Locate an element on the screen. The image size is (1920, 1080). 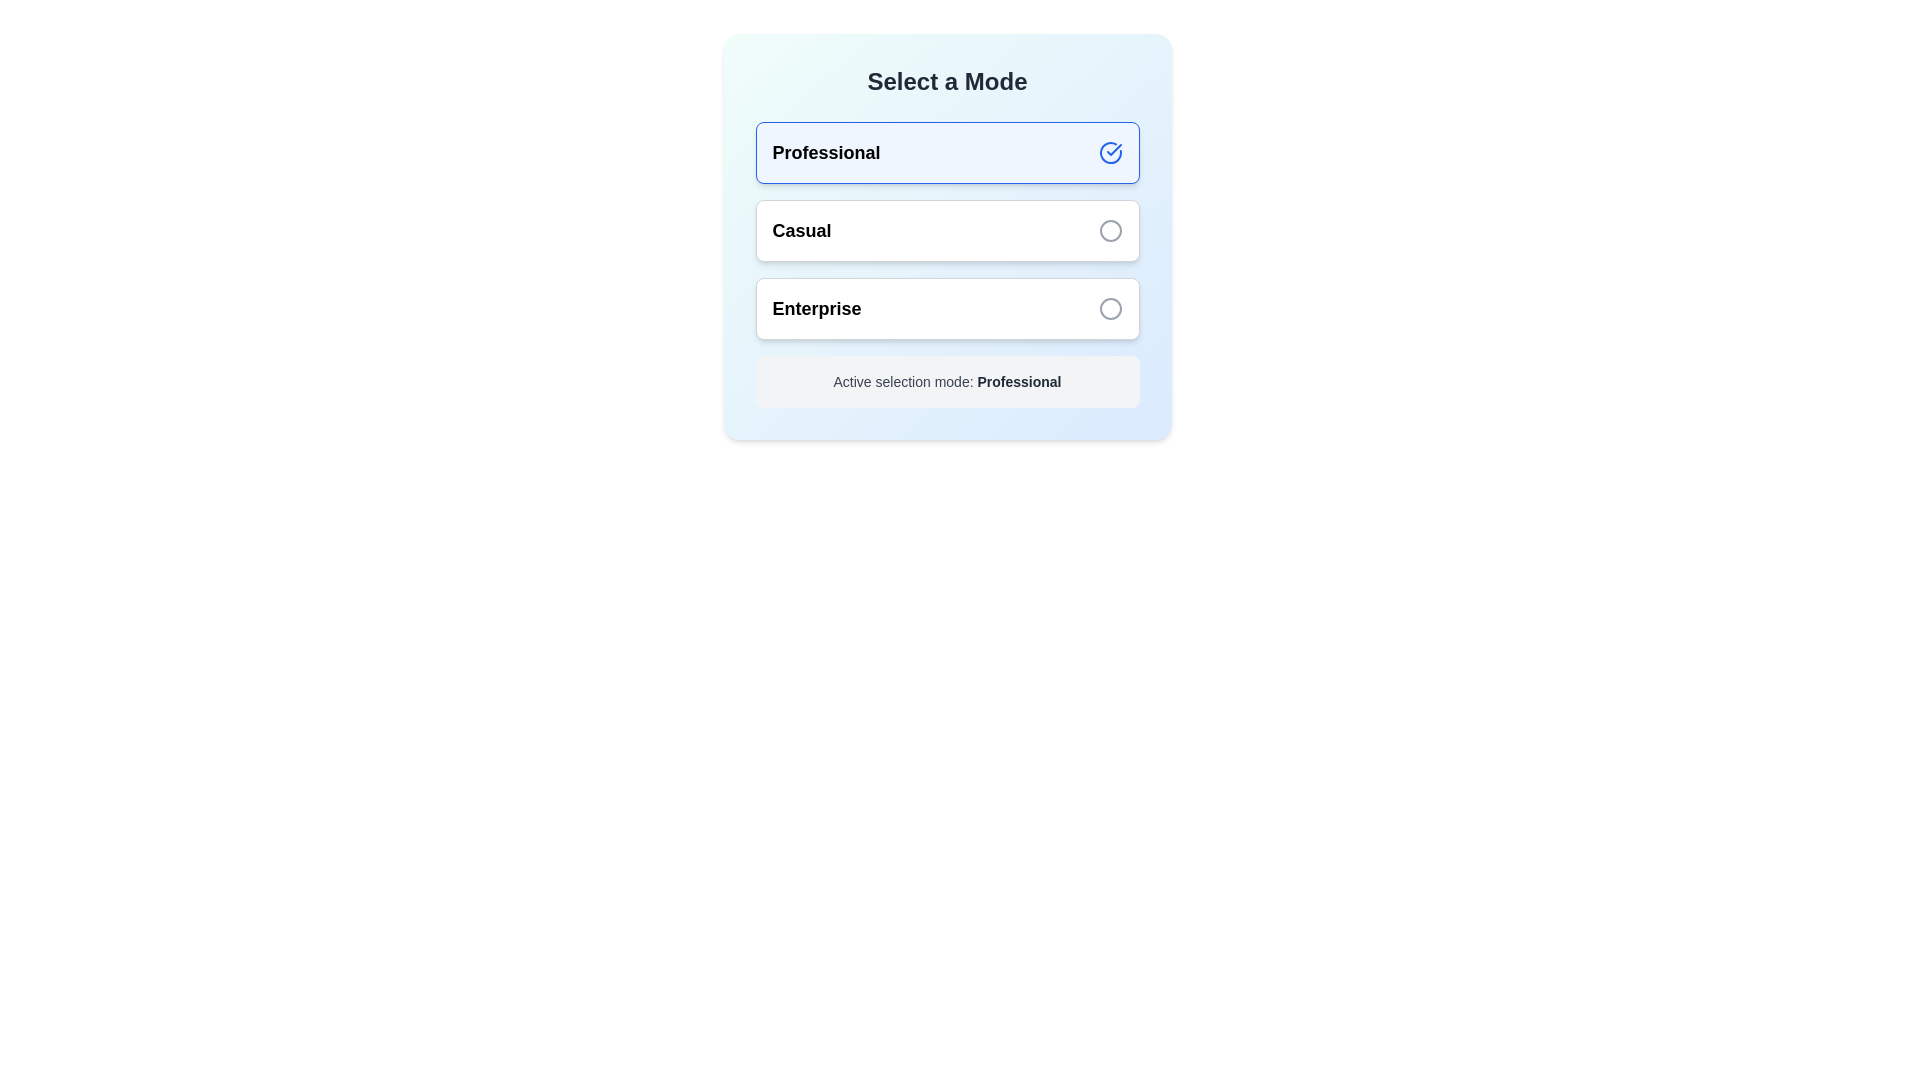
the card associated with the text label 'Enterprise', which is styled in bold is located at coordinates (816, 308).